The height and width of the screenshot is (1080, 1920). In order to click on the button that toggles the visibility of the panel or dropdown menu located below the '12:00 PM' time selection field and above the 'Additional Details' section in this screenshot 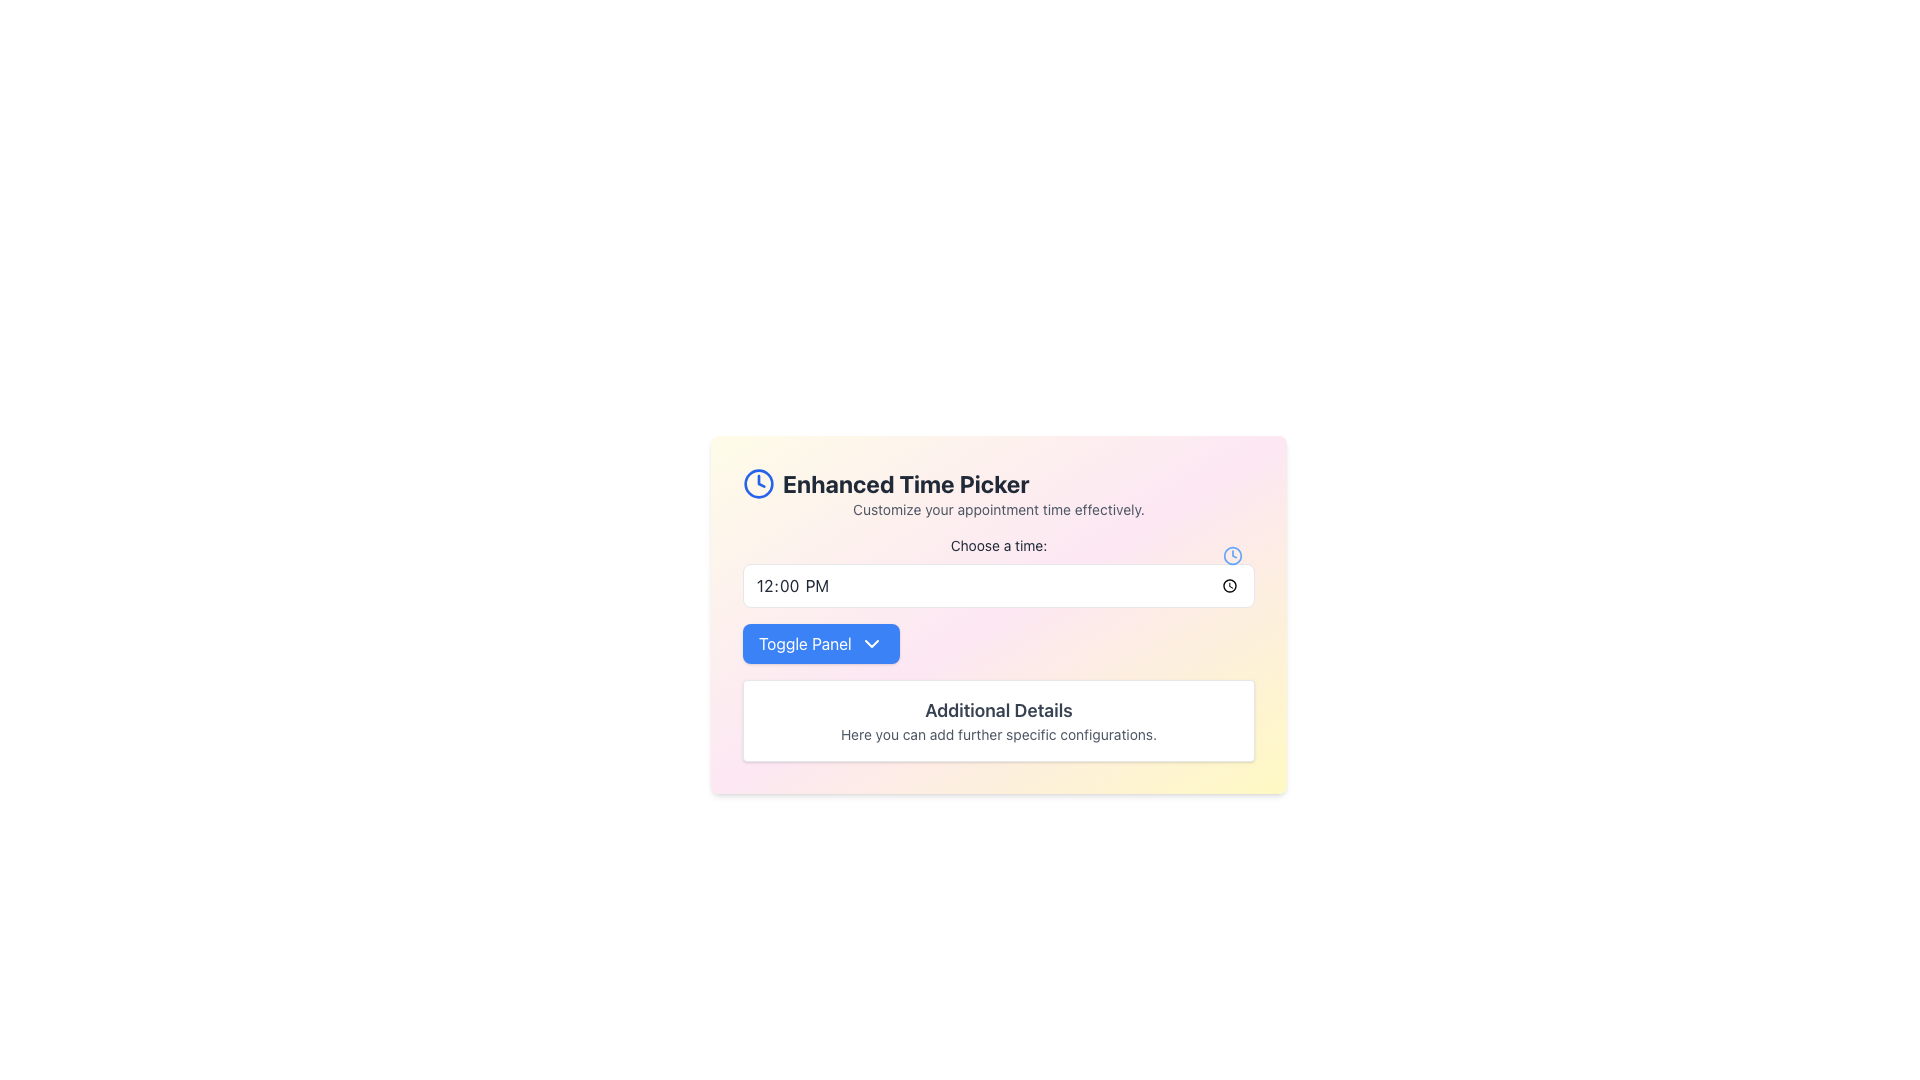, I will do `click(821, 644)`.